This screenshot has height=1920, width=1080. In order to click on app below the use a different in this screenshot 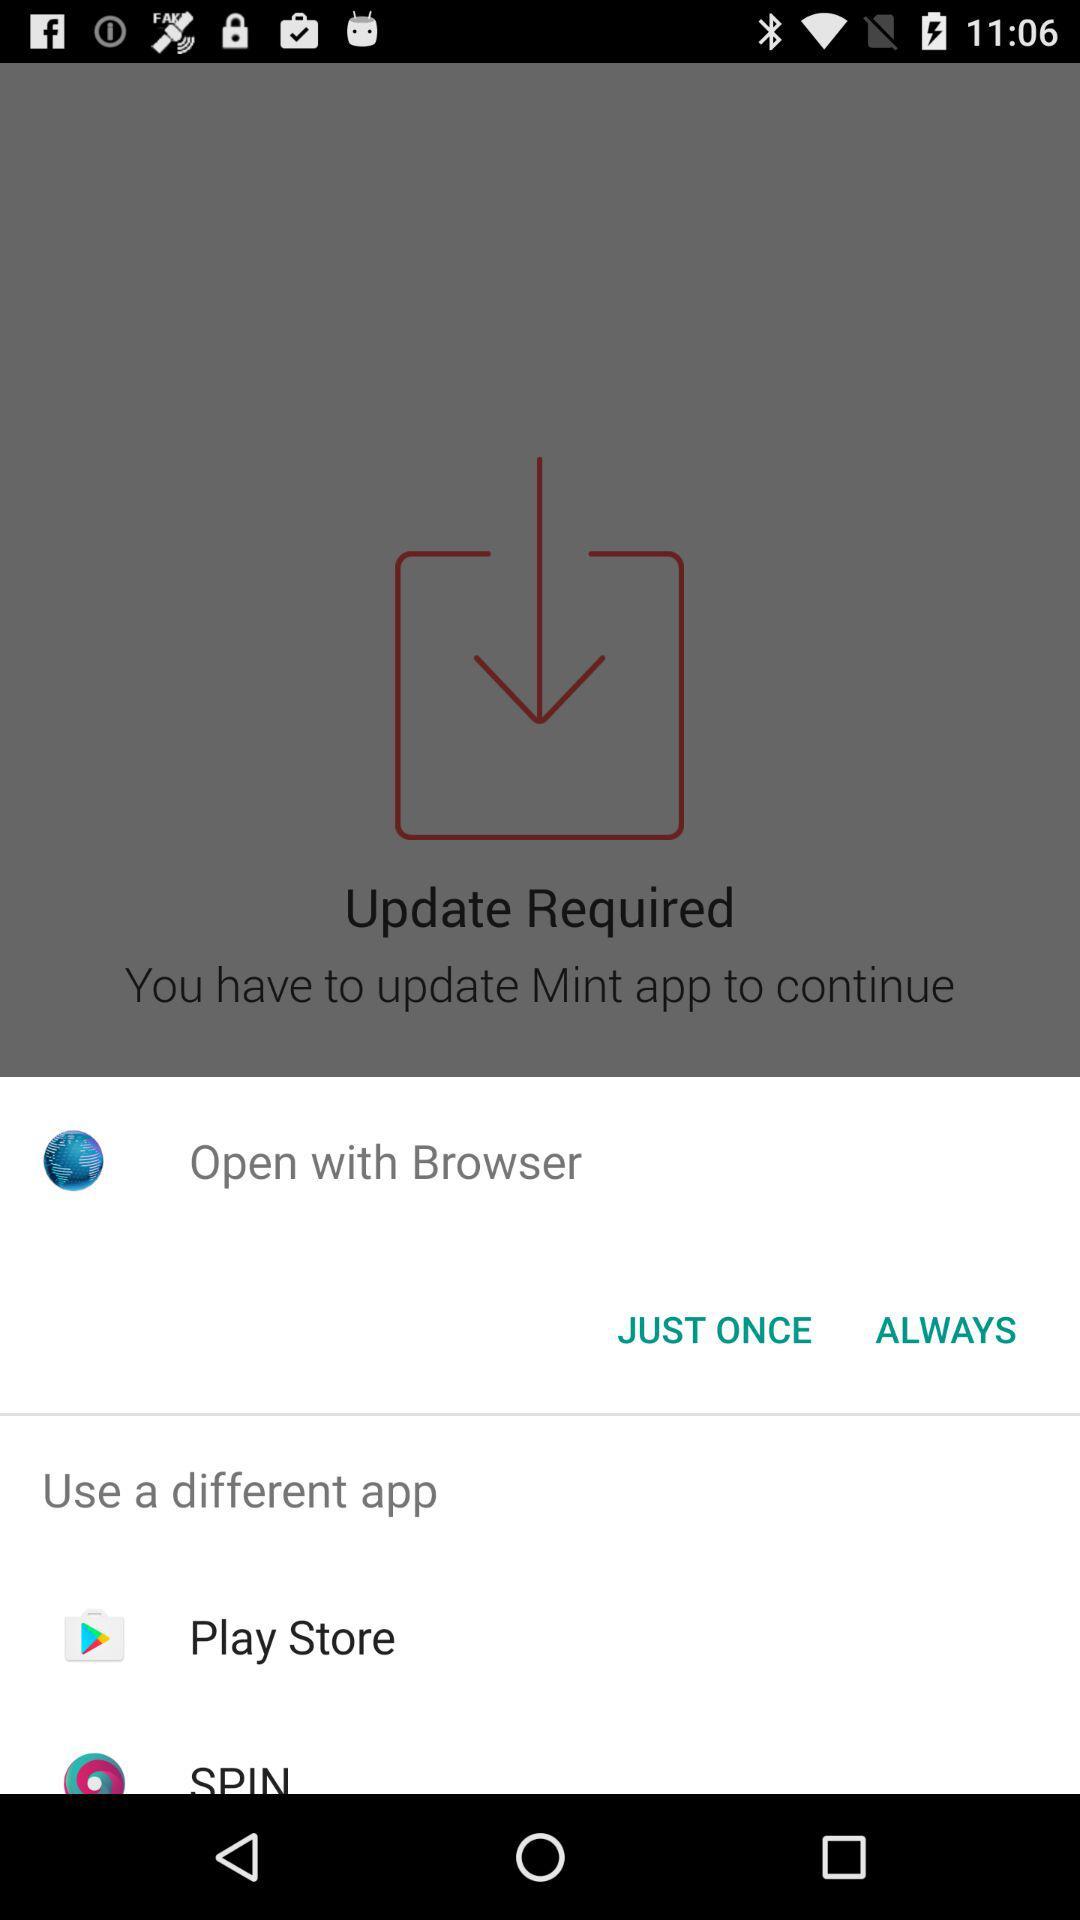, I will do `click(292, 1636)`.